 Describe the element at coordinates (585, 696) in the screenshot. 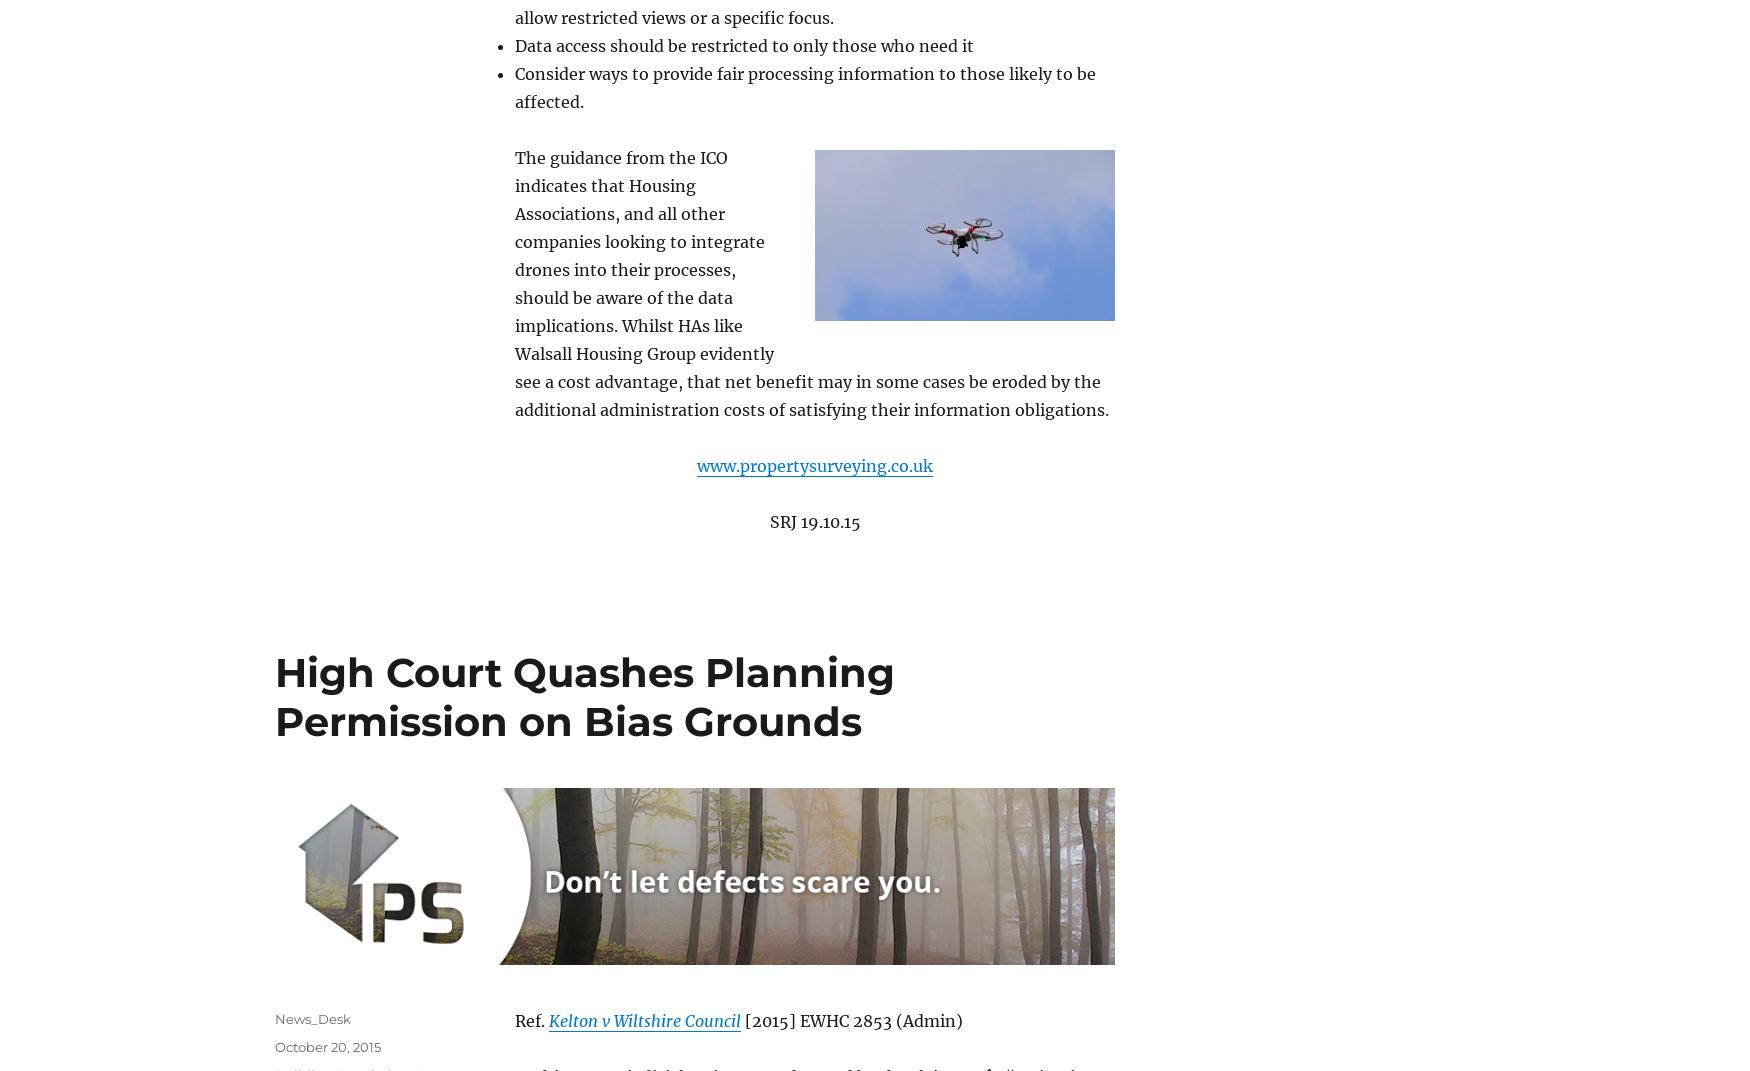

I see `'High Court Quashes Planning Permission on Bias Grounds'` at that location.